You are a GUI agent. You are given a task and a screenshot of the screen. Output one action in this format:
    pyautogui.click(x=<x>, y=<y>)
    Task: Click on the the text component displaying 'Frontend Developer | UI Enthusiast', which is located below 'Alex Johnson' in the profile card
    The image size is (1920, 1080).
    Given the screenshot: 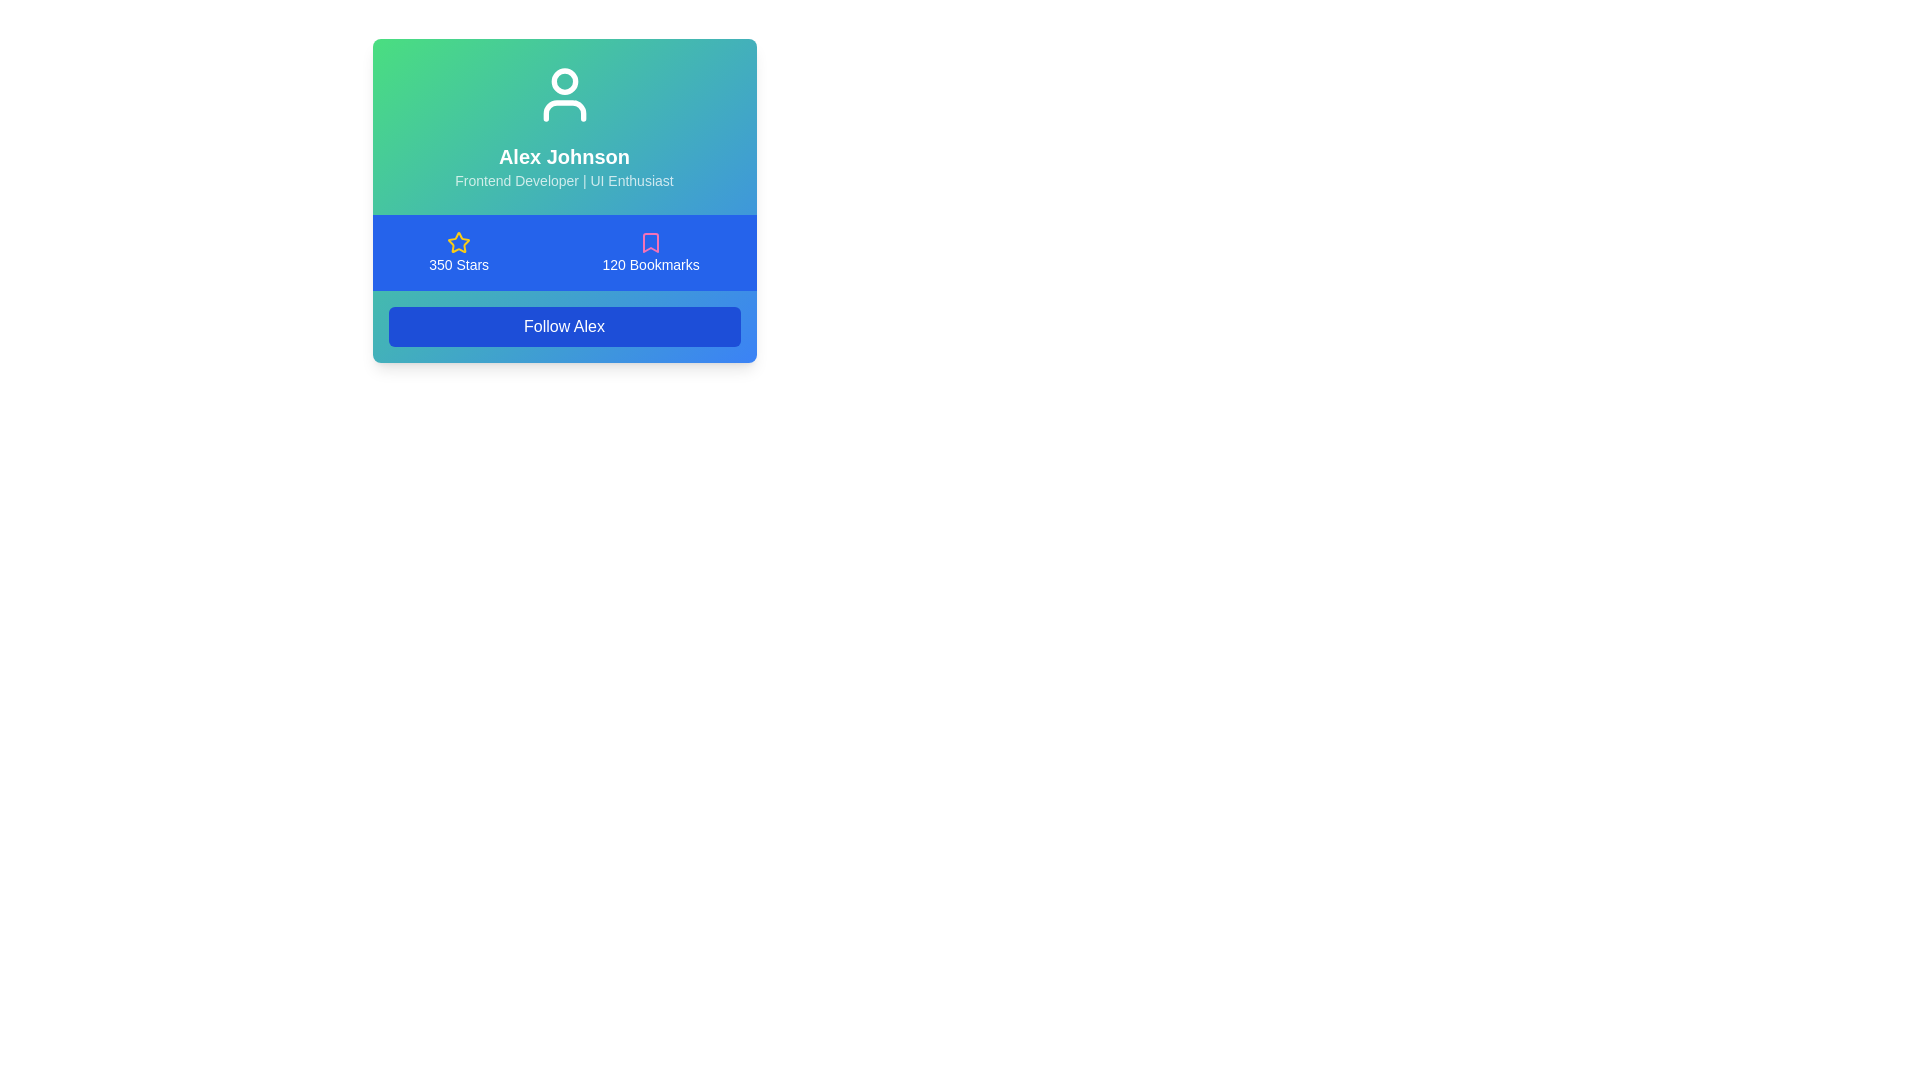 What is the action you would take?
    pyautogui.click(x=563, y=181)
    